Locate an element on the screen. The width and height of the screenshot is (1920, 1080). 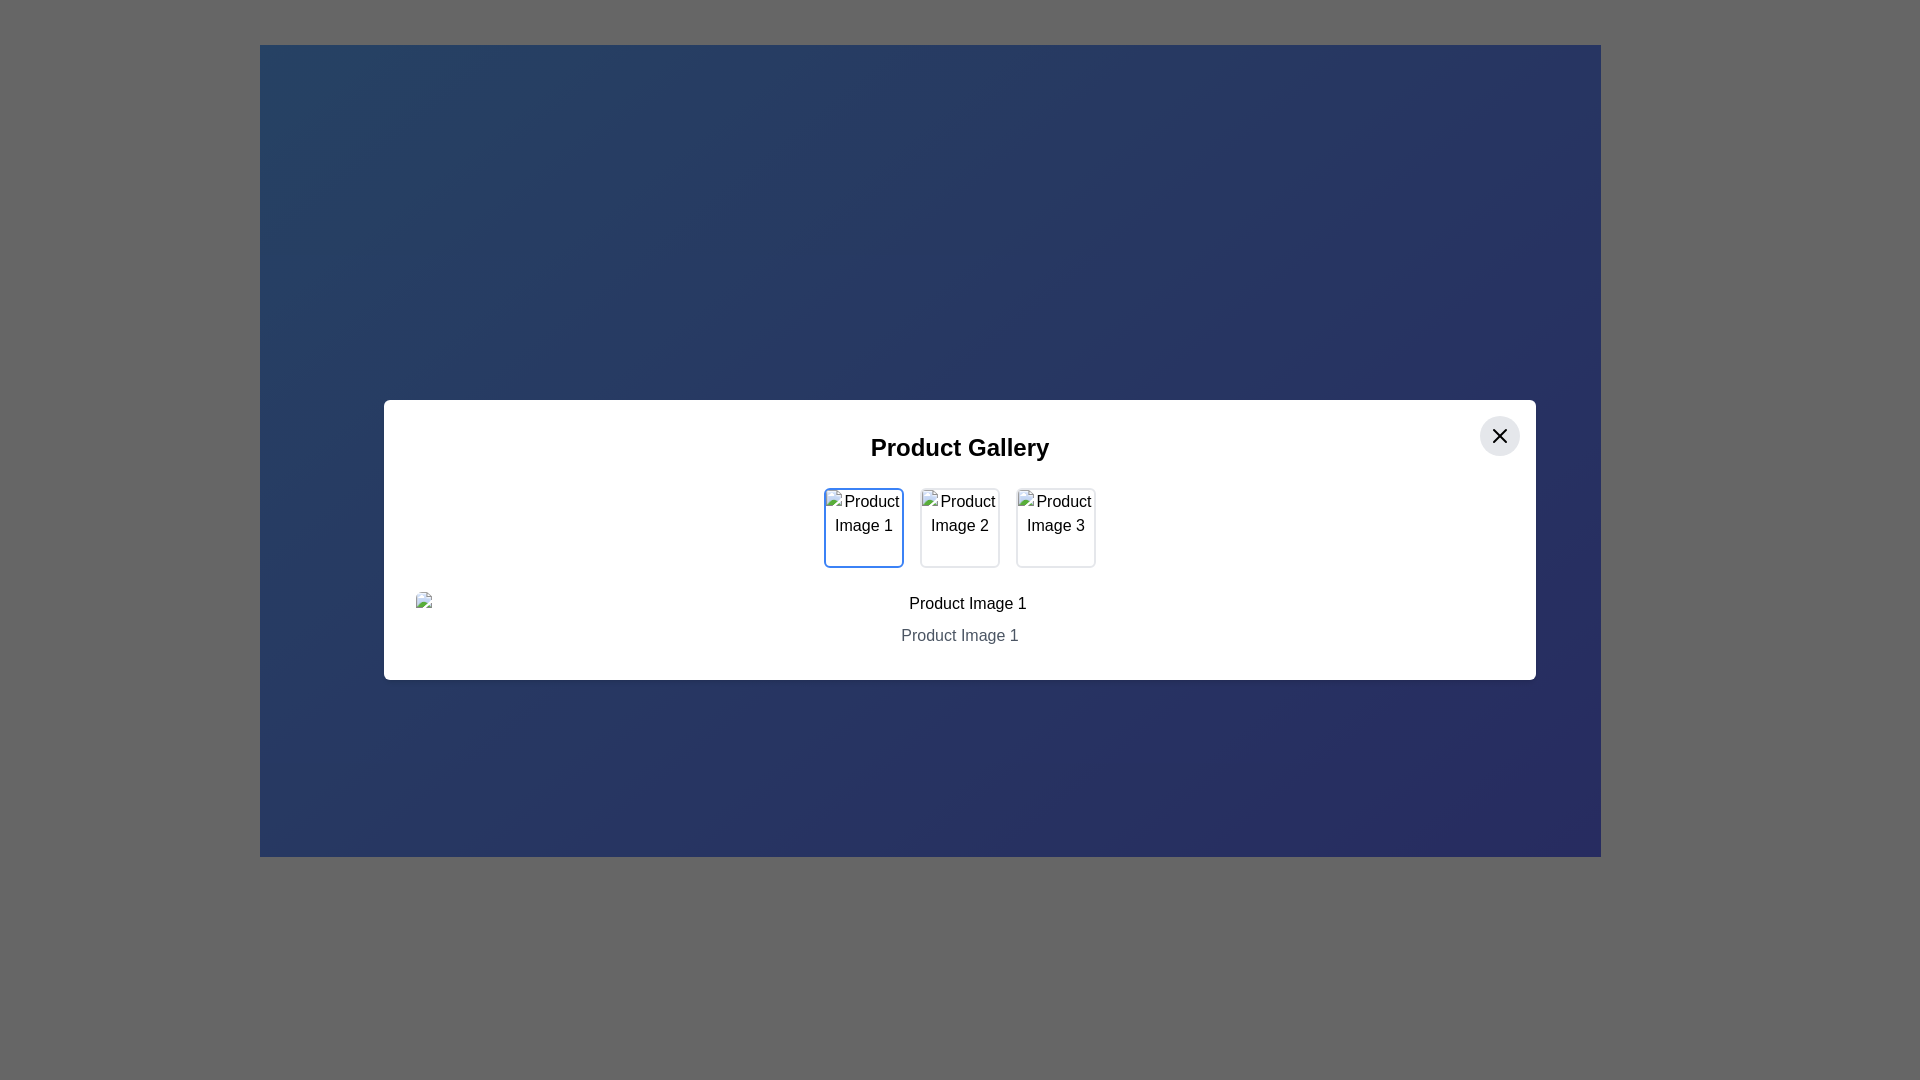
the small black 'X' icon located inside the circular button at the top-right corner of the dialog box is located at coordinates (1499, 434).